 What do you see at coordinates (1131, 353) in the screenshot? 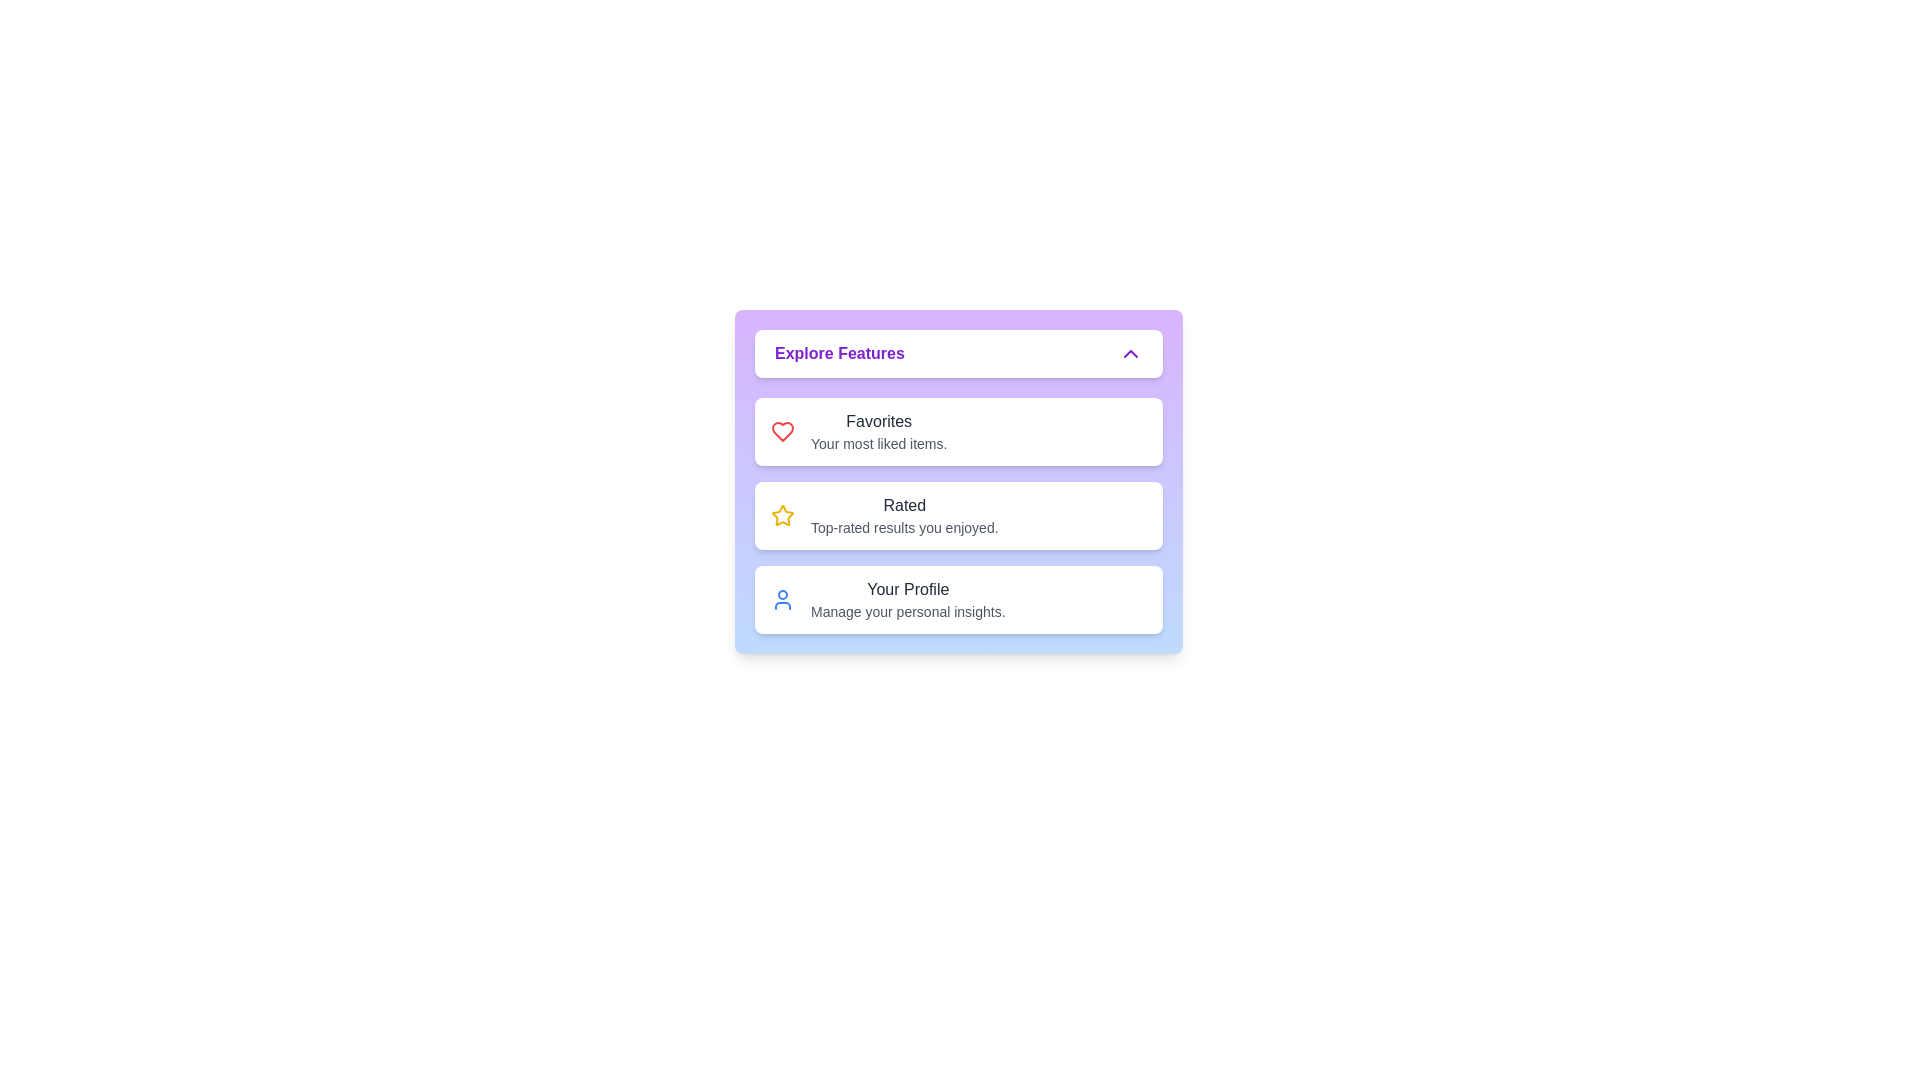
I see `the chevron-shaped icon with a black stroke located at the right side of the 'Explore Features' button` at bounding box center [1131, 353].